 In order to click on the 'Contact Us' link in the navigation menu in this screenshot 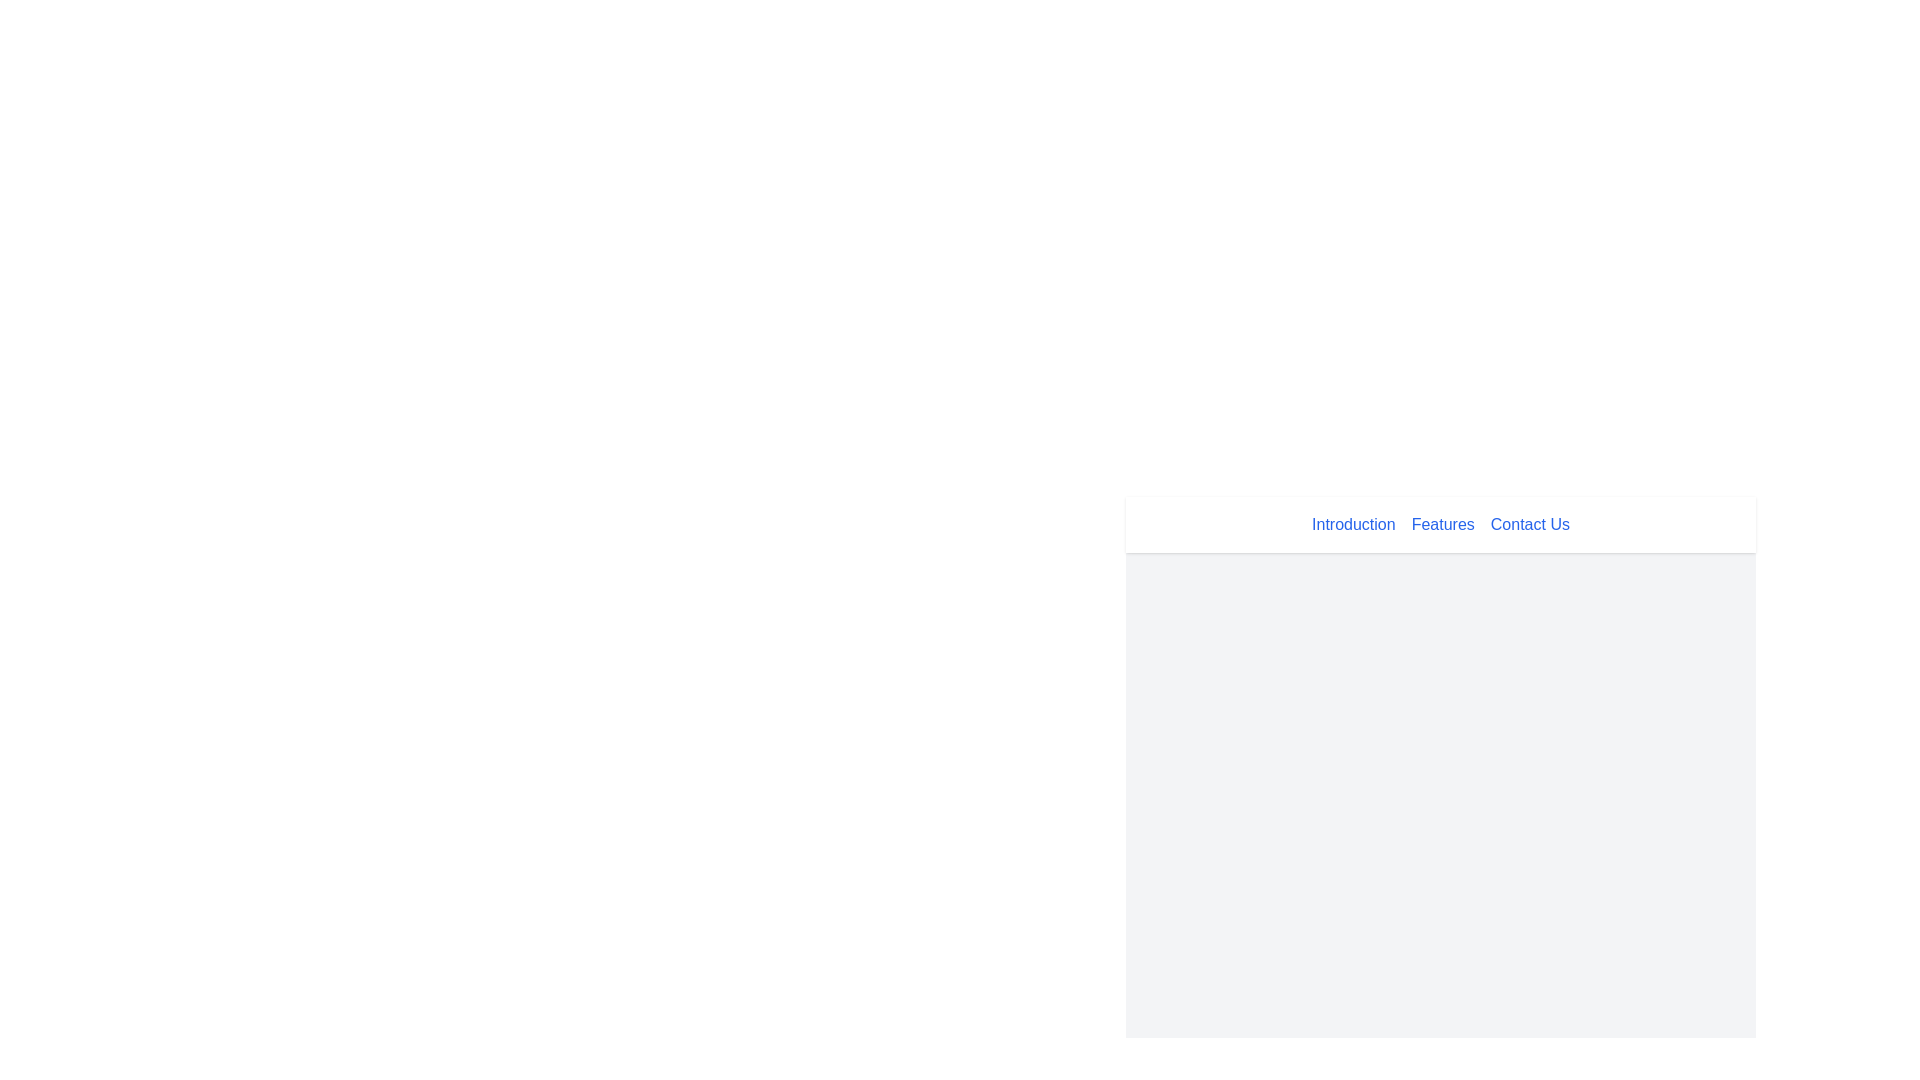, I will do `click(1529, 523)`.